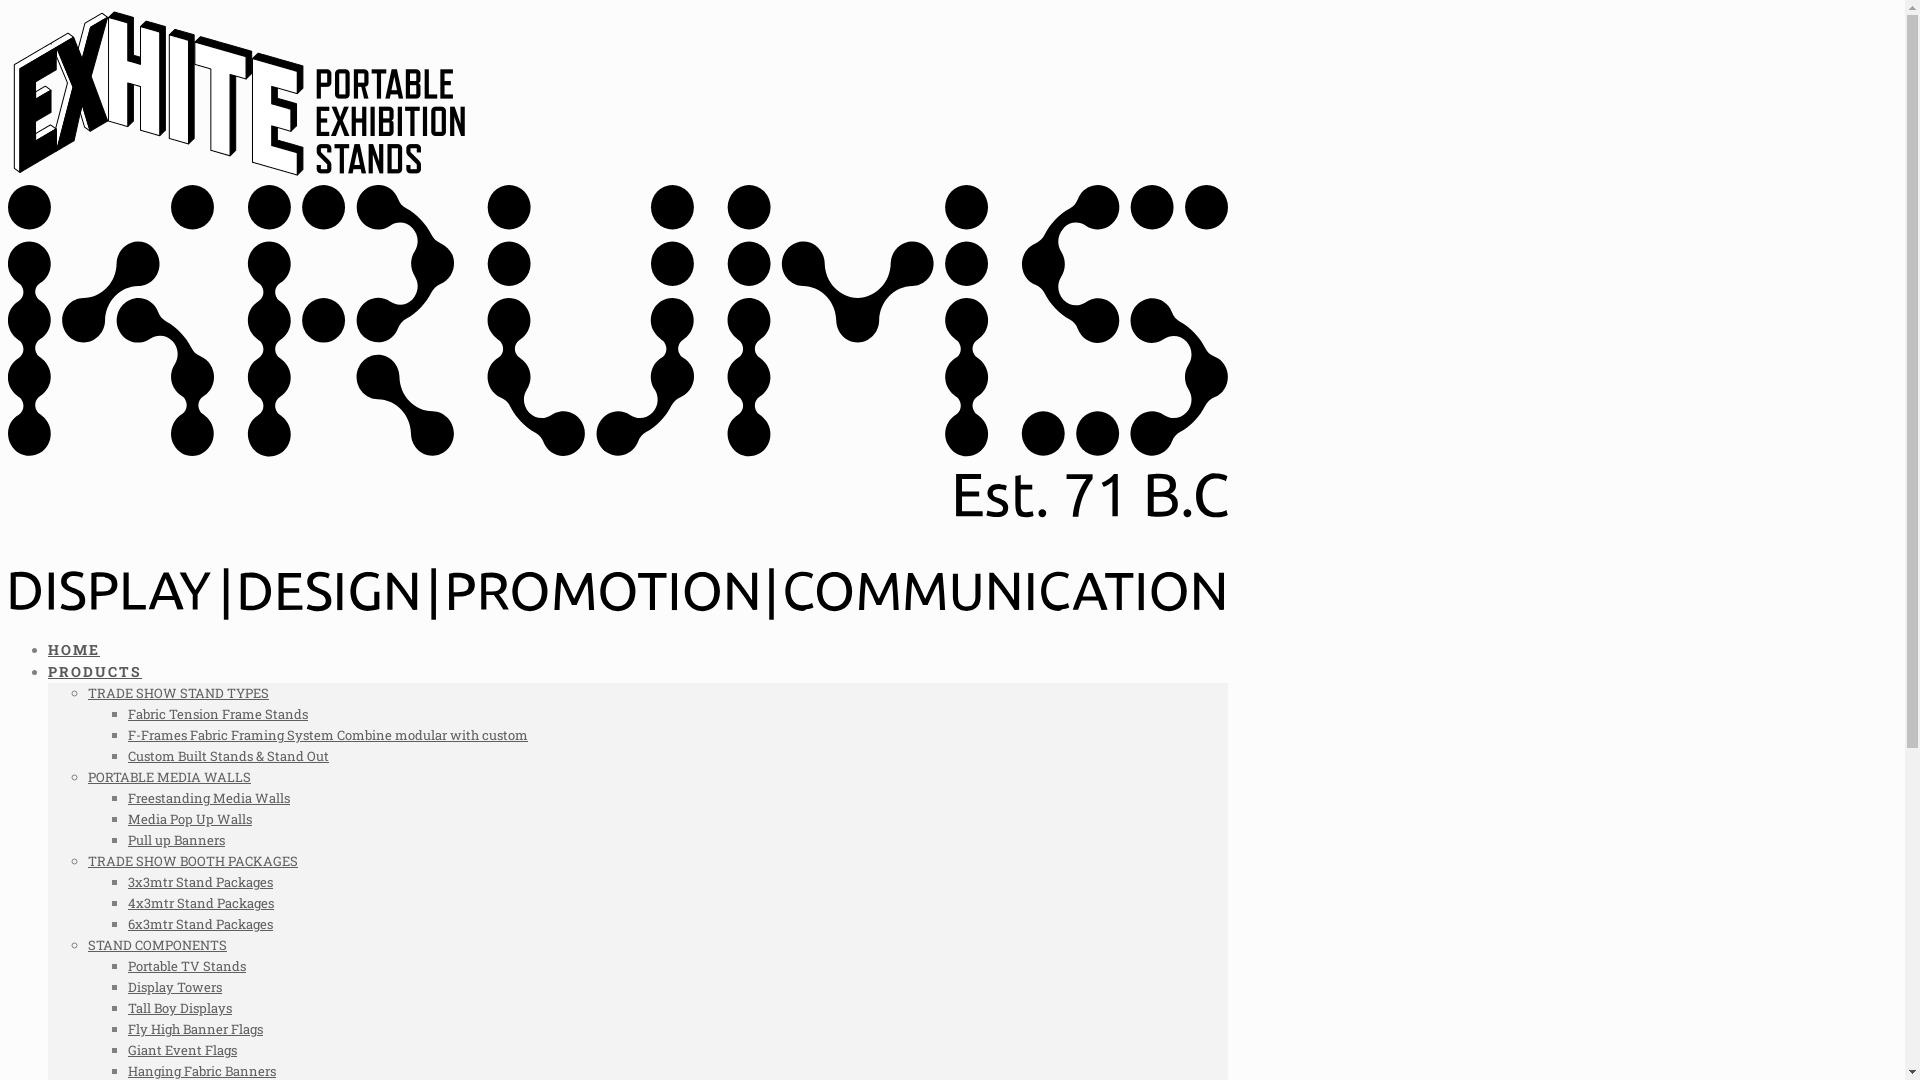 The height and width of the screenshot is (1080, 1920). Describe the element at coordinates (192, 859) in the screenshot. I see `'TRADE SHOW BOOTH PACKAGES'` at that location.